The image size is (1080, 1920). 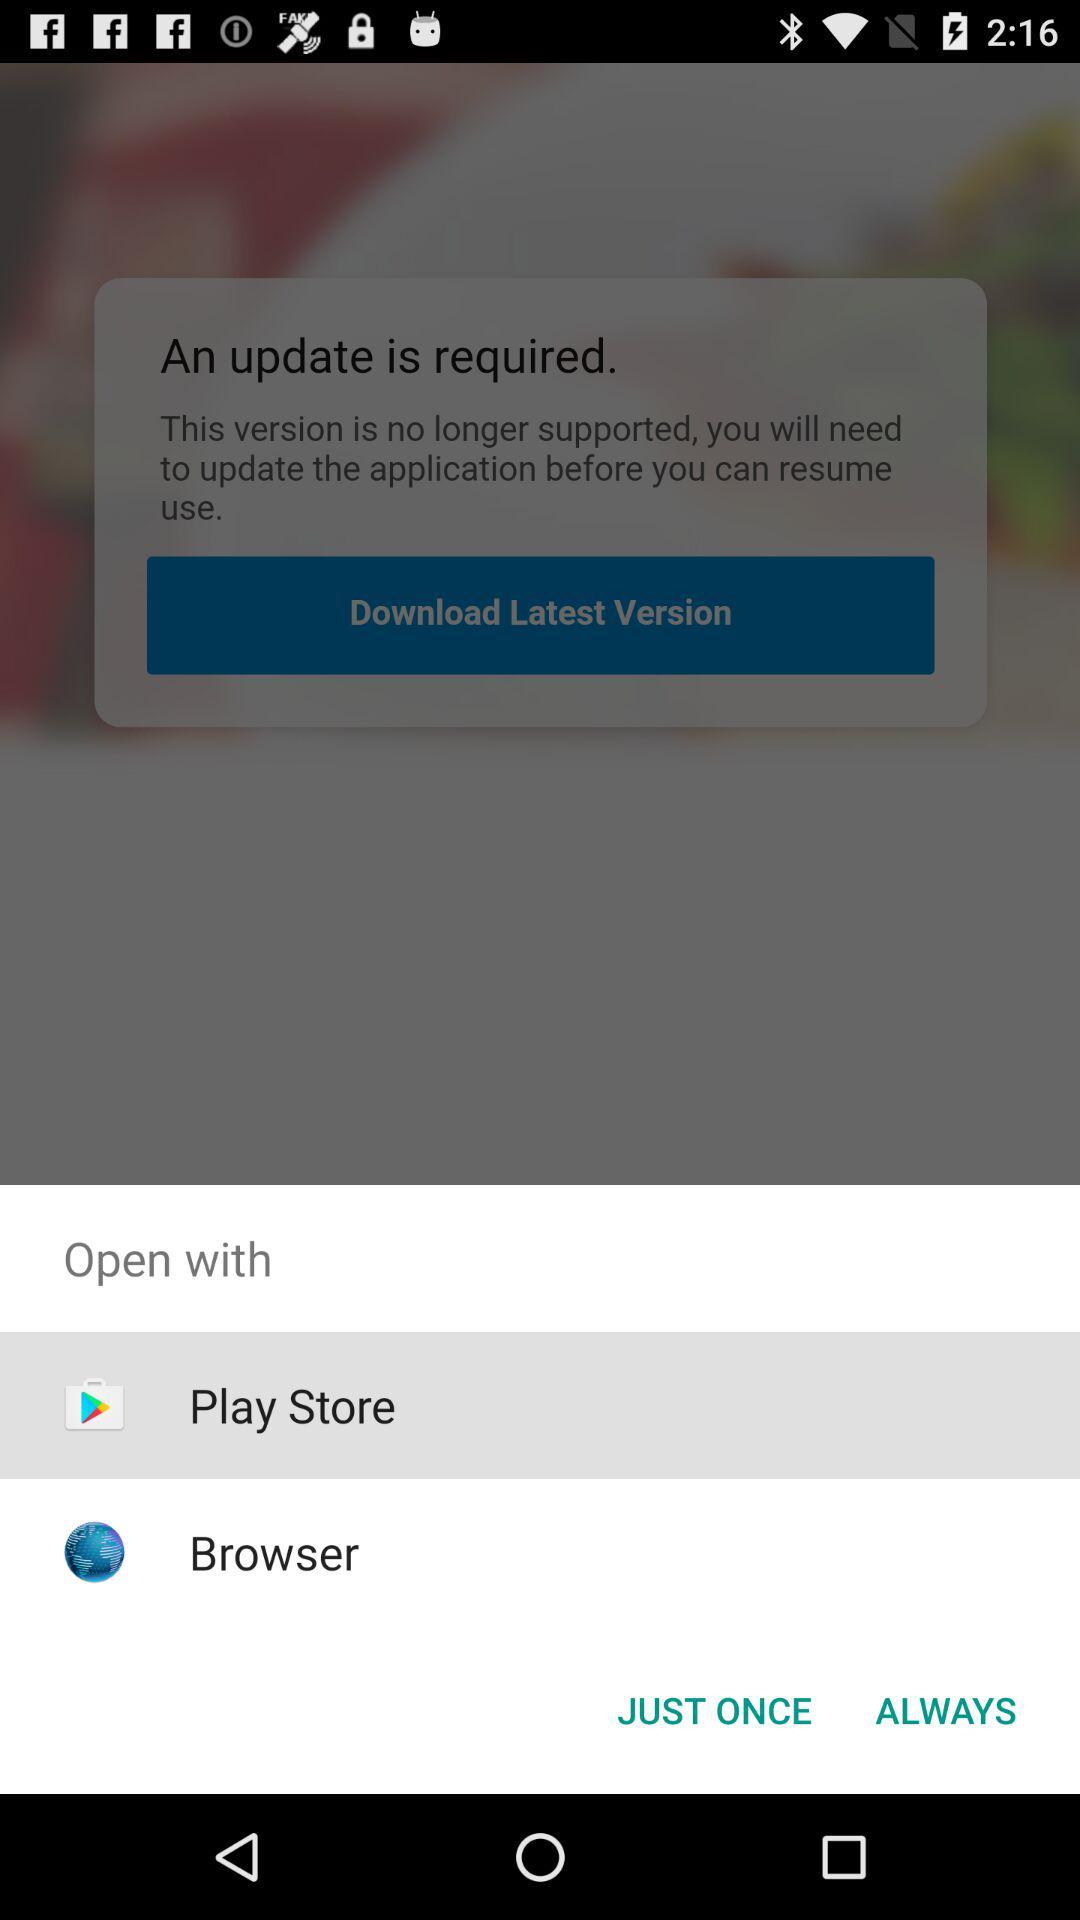 I want to click on the app below the open with item, so click(x=713, y=1708).